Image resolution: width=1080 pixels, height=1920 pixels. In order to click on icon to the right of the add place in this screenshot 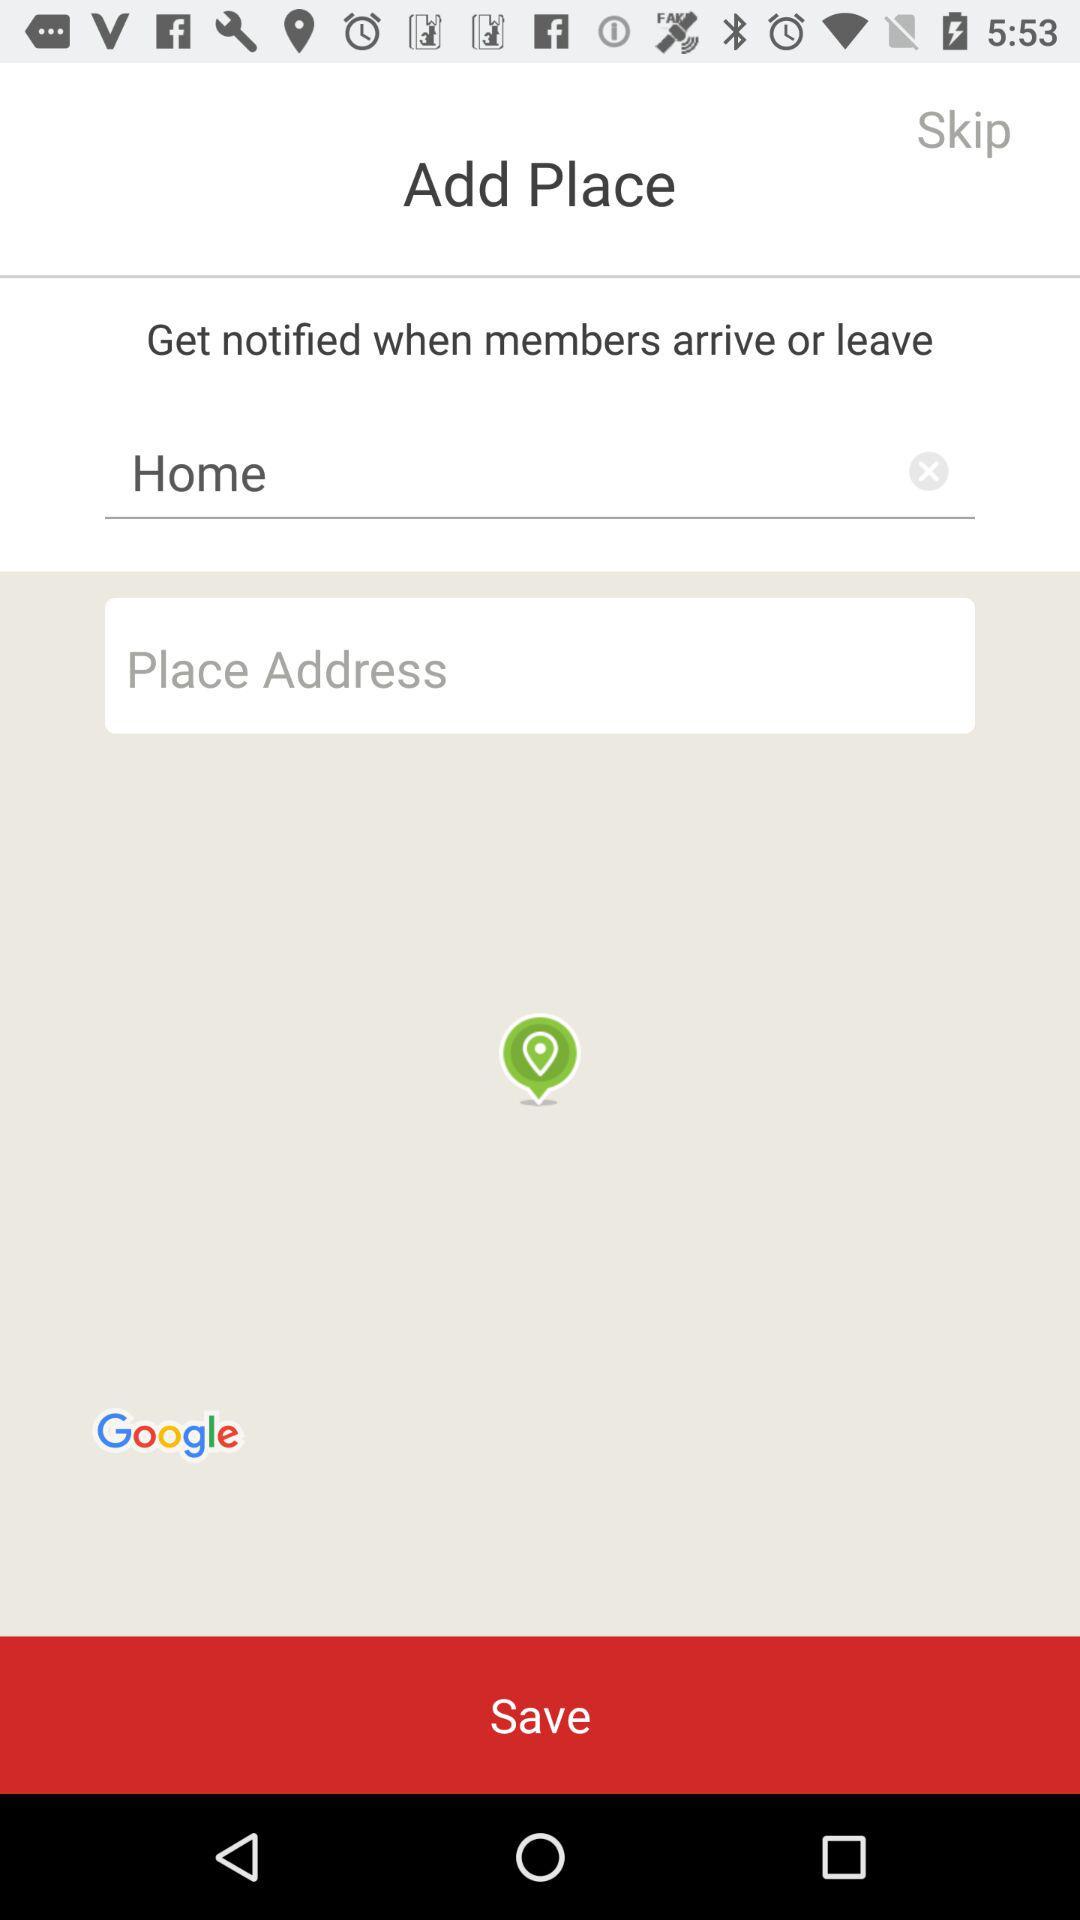, I will do `click(963, 127)`.